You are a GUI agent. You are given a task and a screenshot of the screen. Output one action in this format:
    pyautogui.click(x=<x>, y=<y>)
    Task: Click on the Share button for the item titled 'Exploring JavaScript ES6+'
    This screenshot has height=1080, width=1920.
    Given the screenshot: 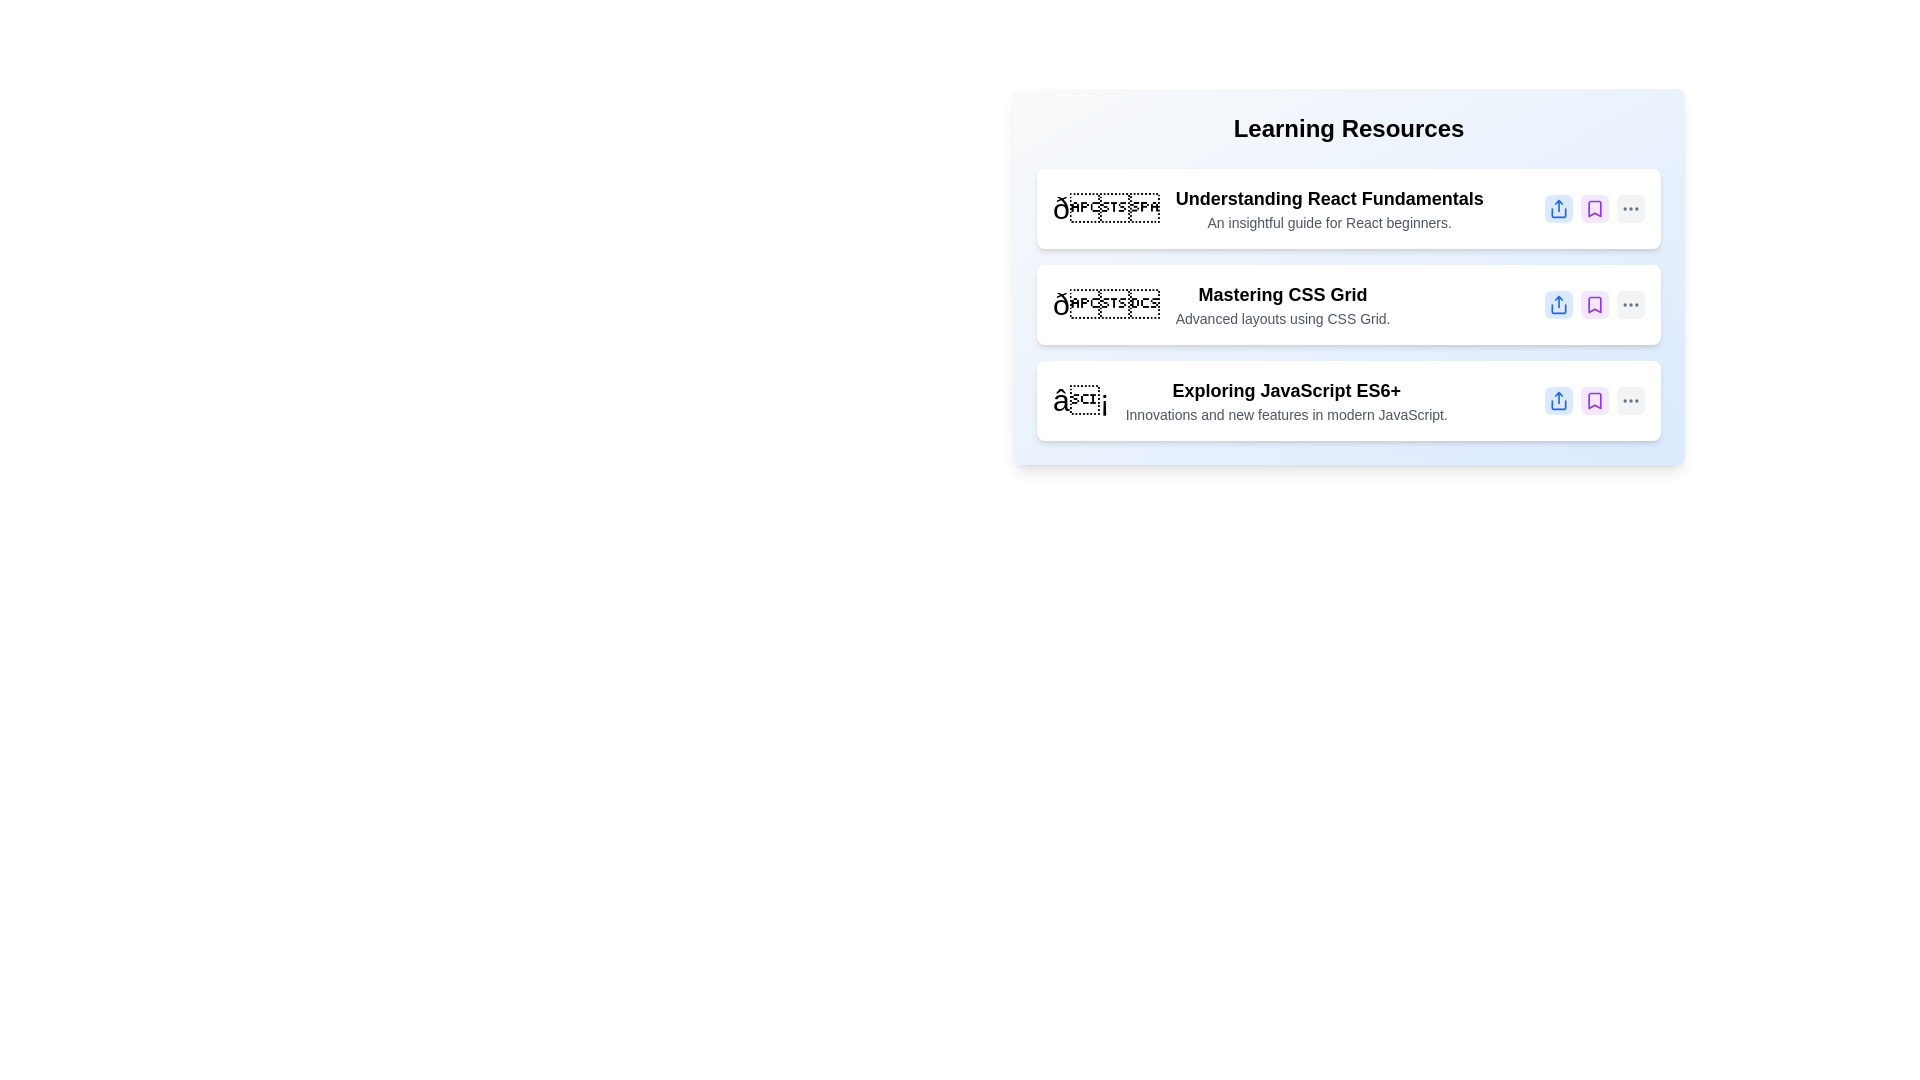 What is the action you would take?
    pyautogui.click(x=1558, y=401)
    